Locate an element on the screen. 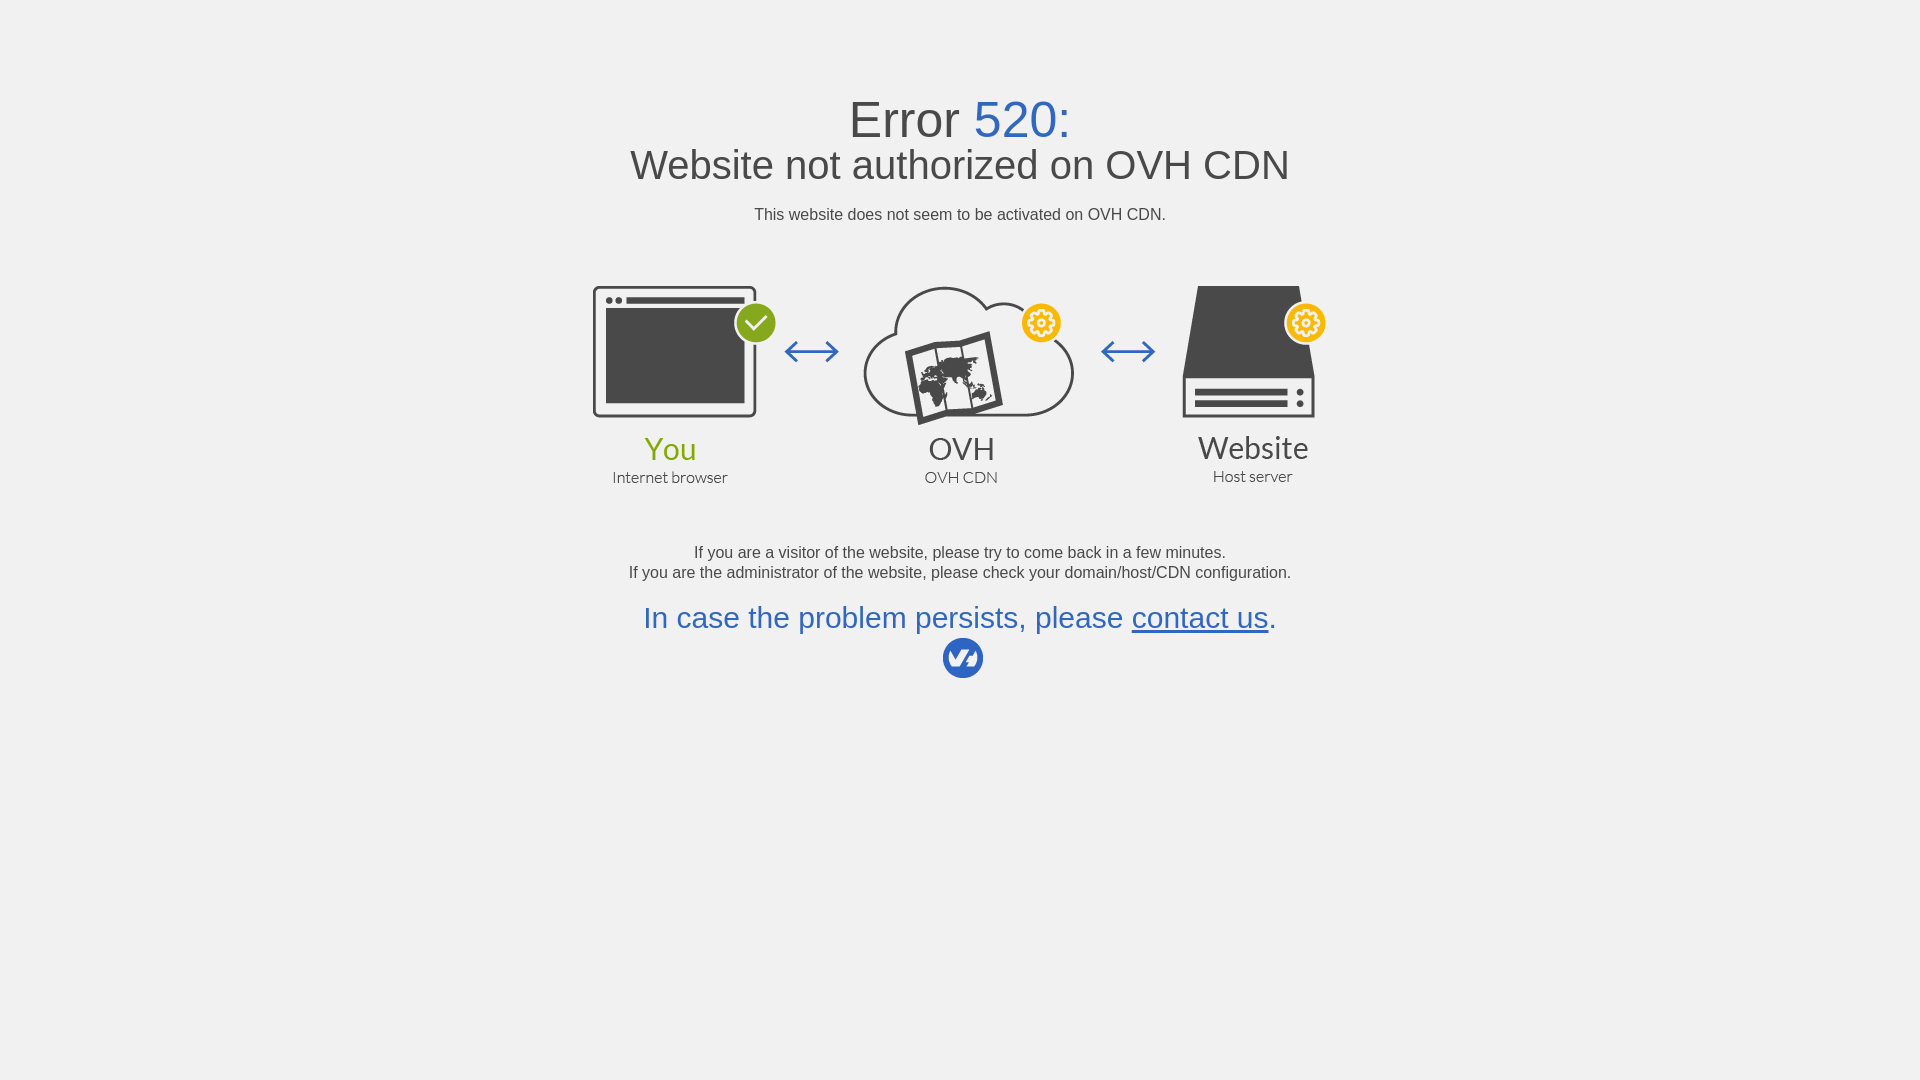 This screenshot has height=1080, width=1920. 'contact us' is located at coordinates (1200, 616).